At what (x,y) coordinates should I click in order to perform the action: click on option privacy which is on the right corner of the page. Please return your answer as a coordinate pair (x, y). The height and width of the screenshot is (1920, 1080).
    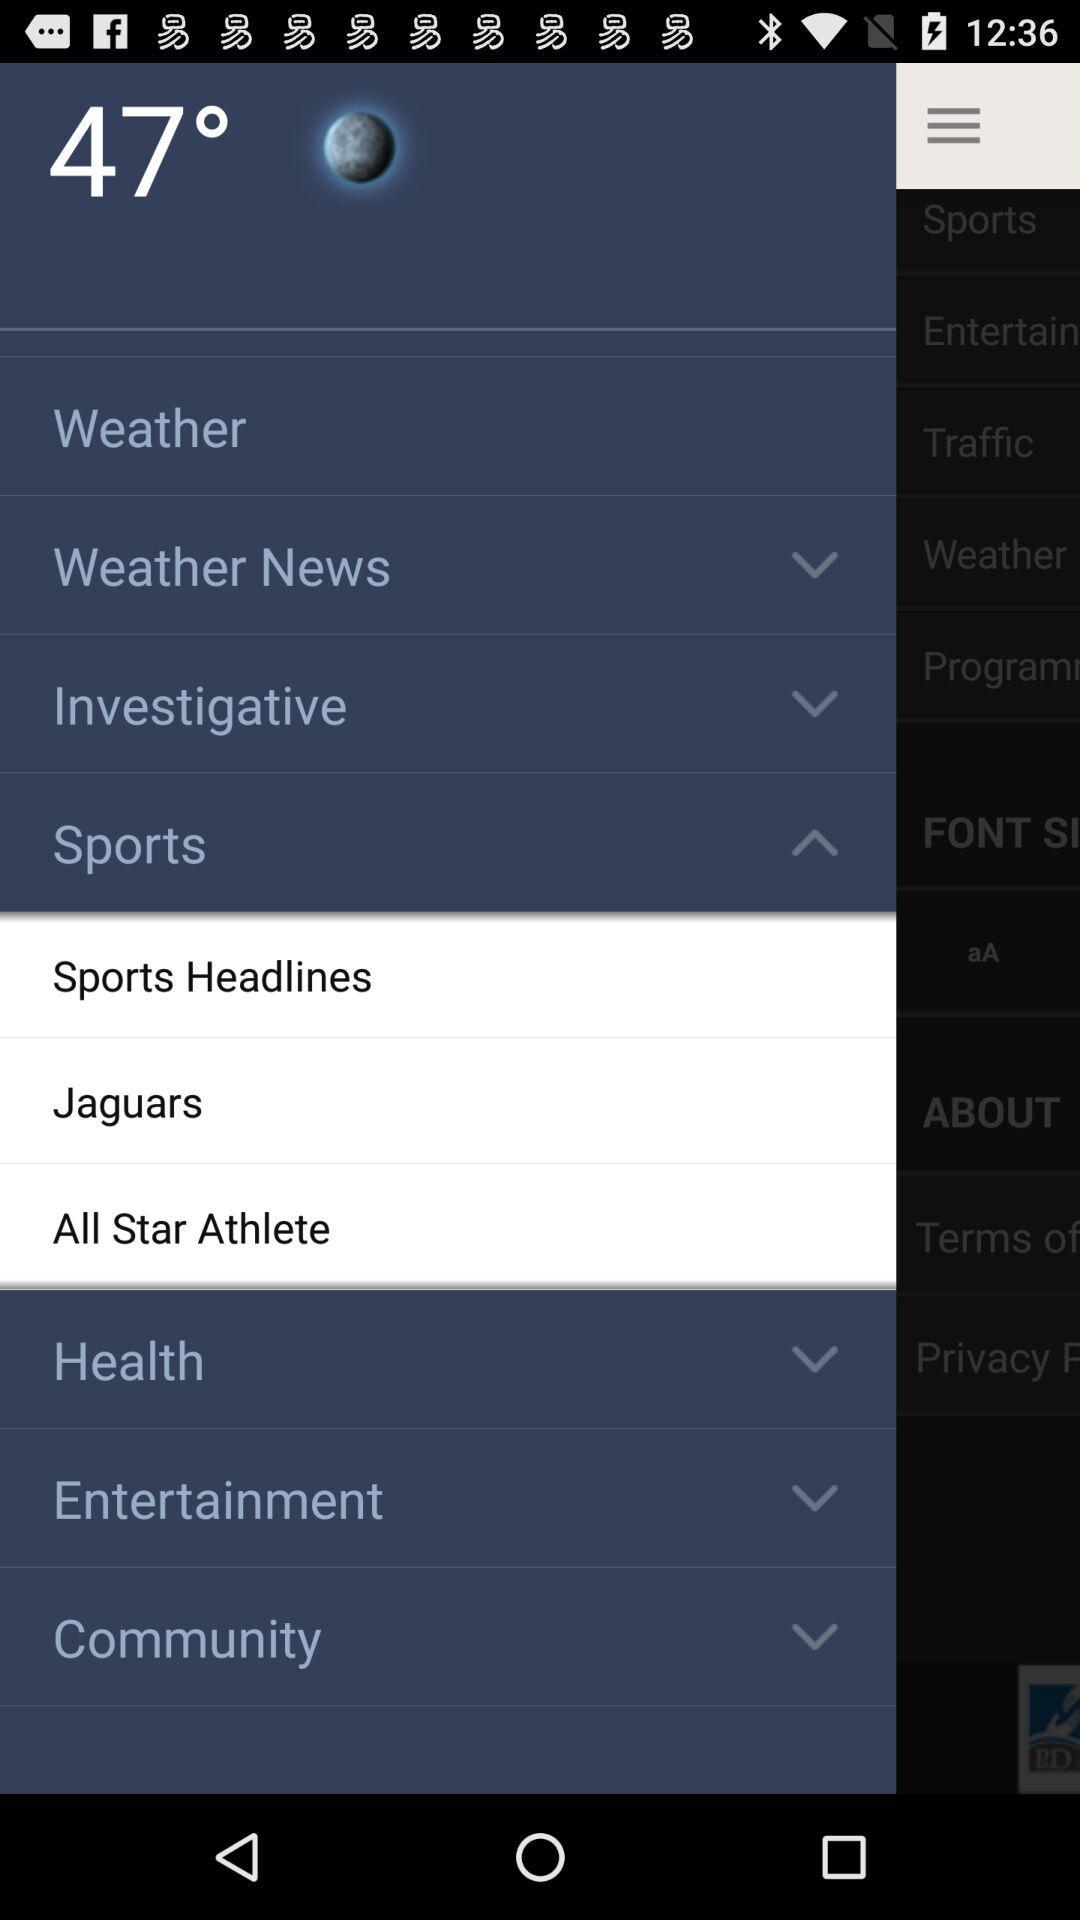
    Looking at the image, I should click on (986, 1356).